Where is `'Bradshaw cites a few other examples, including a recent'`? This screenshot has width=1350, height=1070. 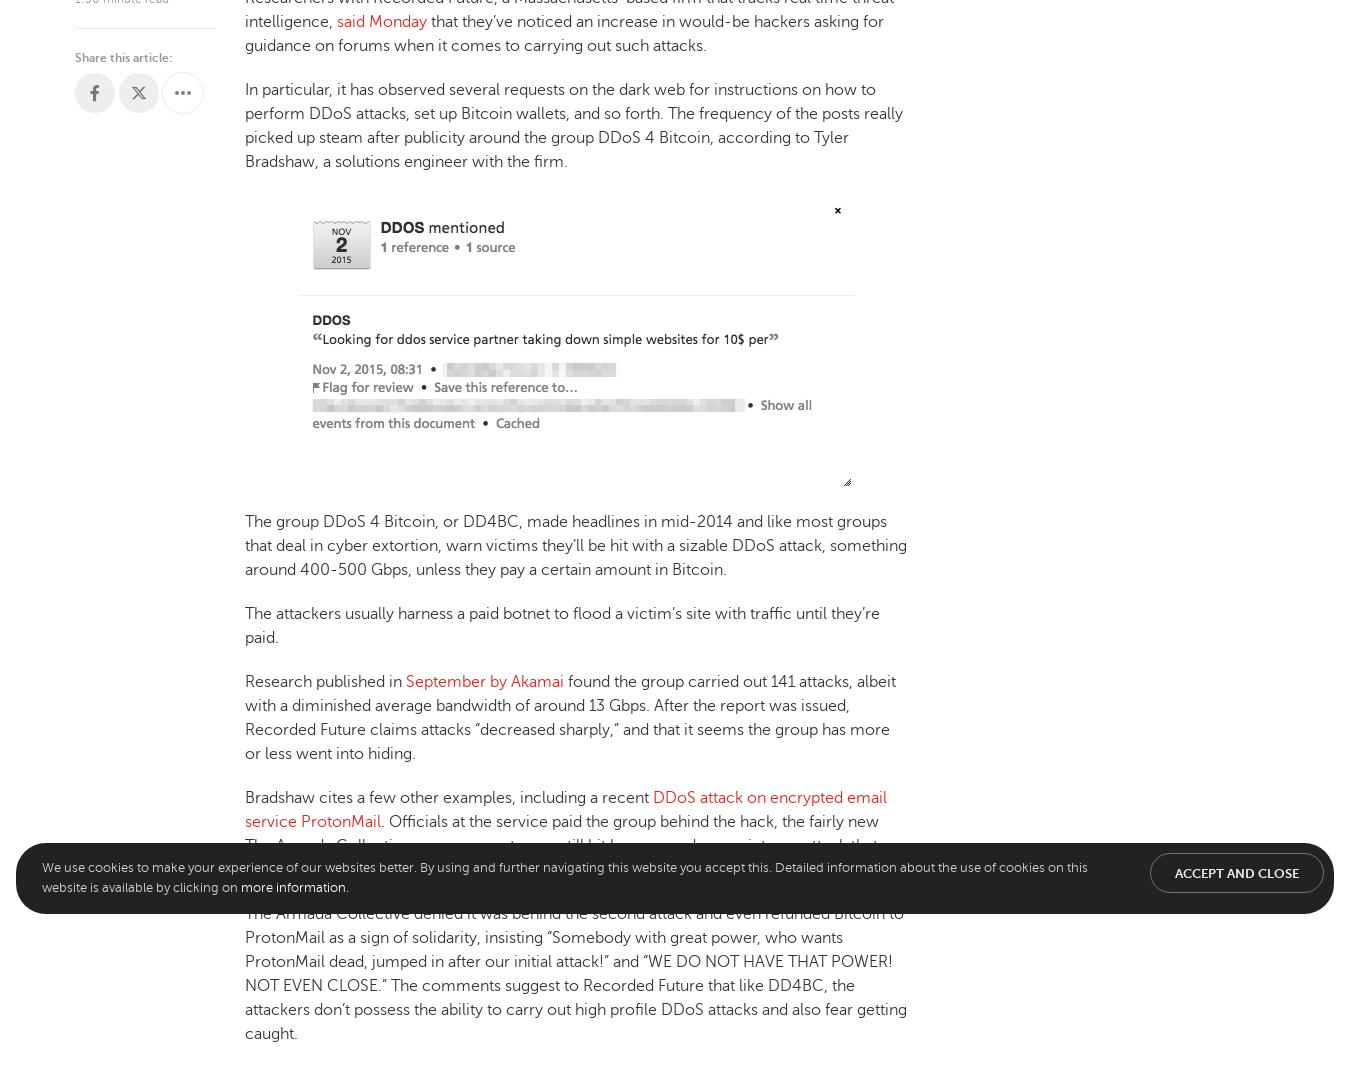 'Bradshaw cites a few other examples, including a recent' is located at coordinates (449, 796).